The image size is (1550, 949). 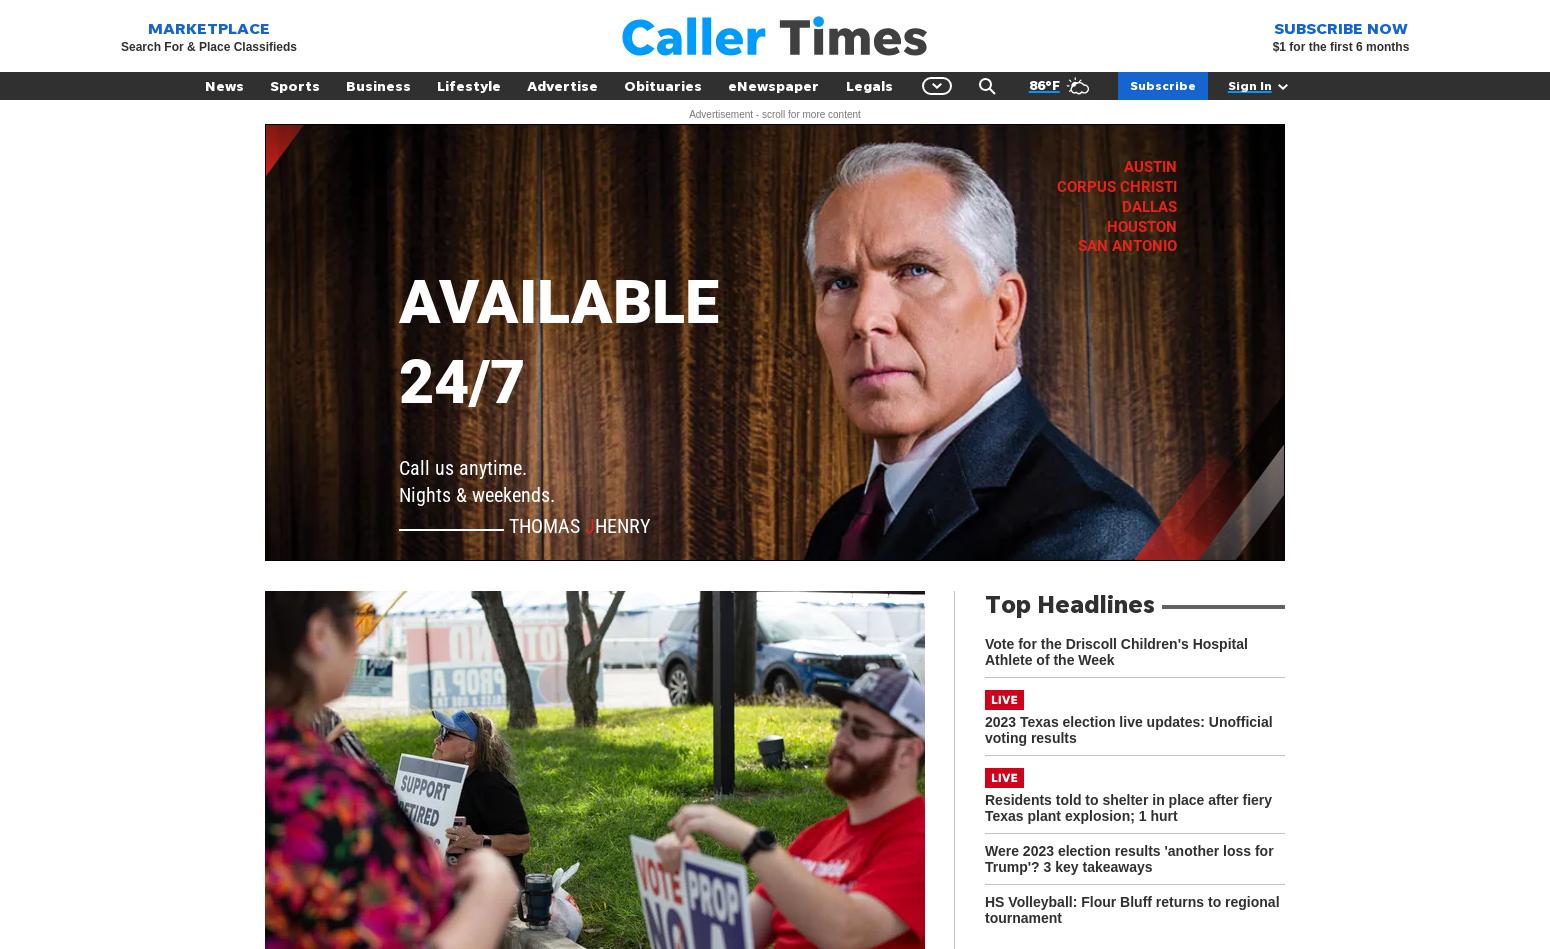 I want to click on 'Residents told to shelter in place after fiery Texas plant explosion; 1 hurt', so click(x=1127, y=806).